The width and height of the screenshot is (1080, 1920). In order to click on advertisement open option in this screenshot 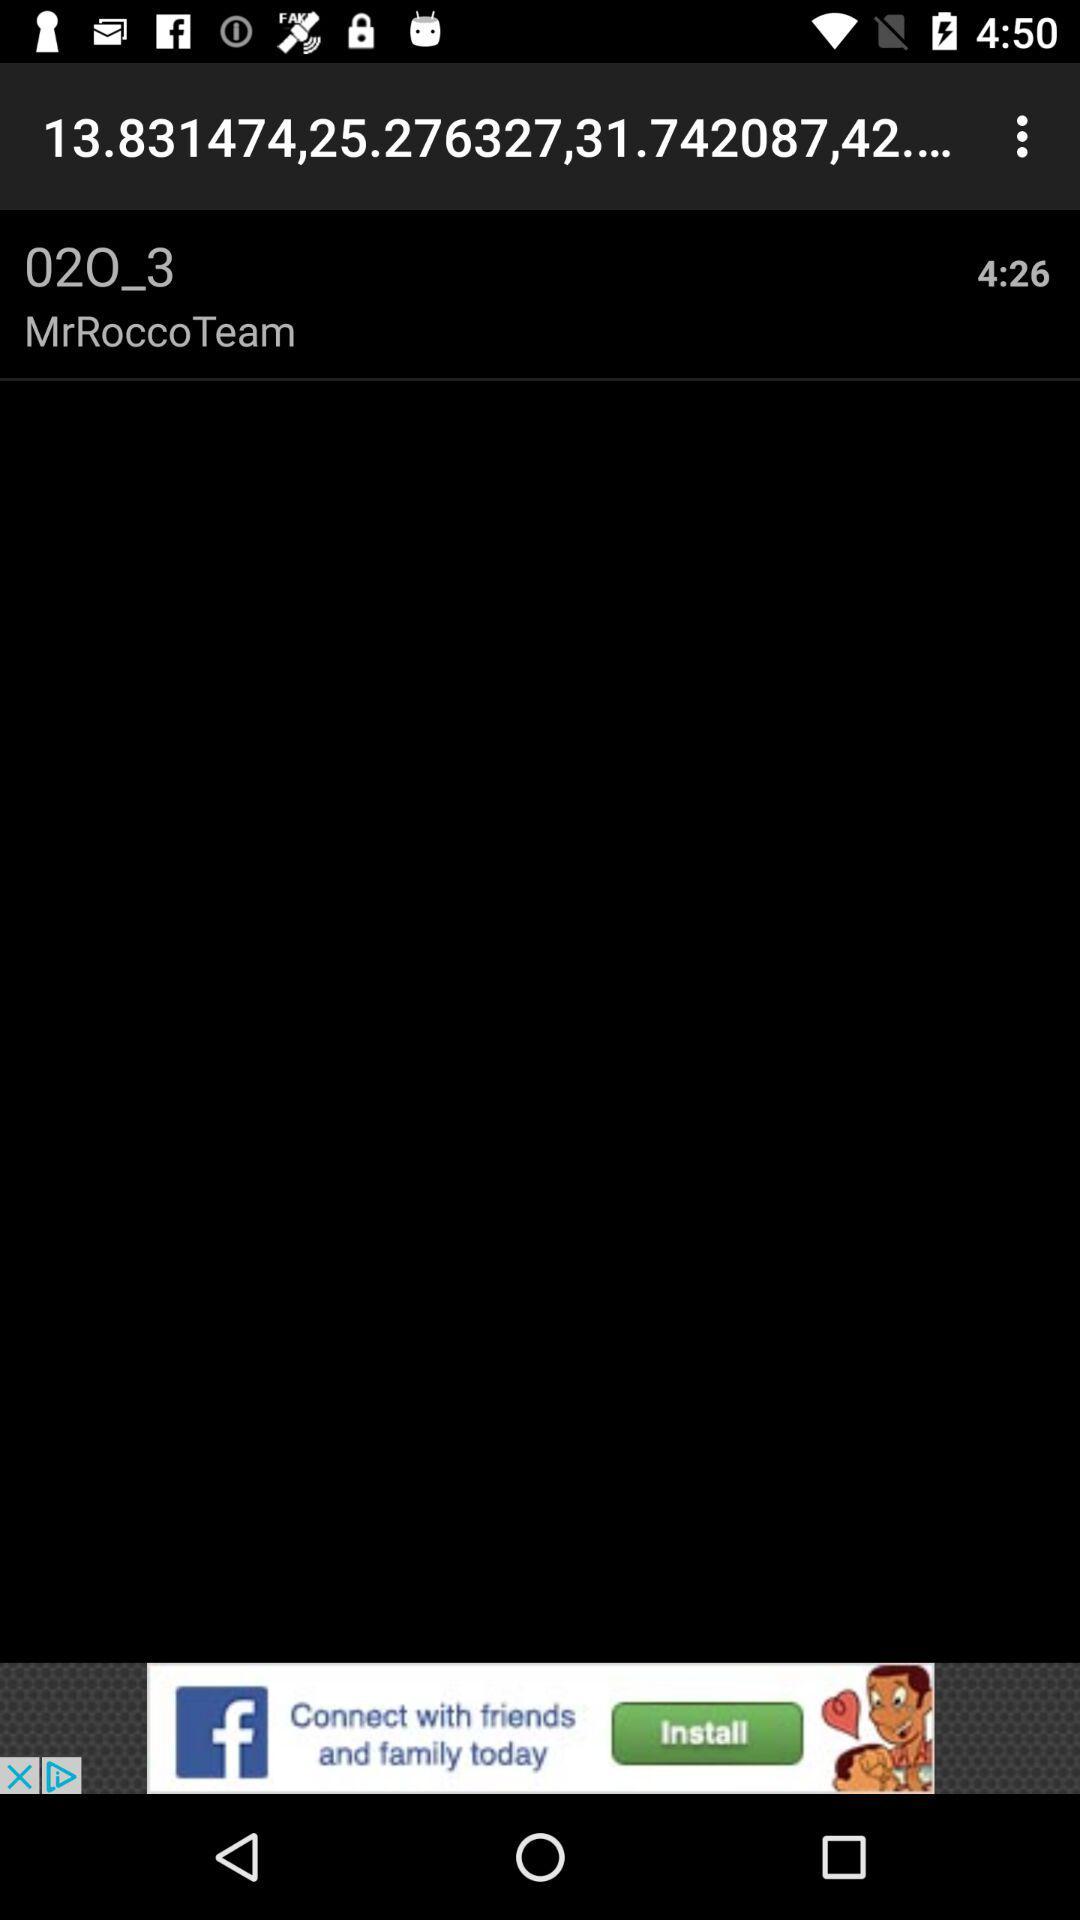, I will do `click(540, 1727)`.